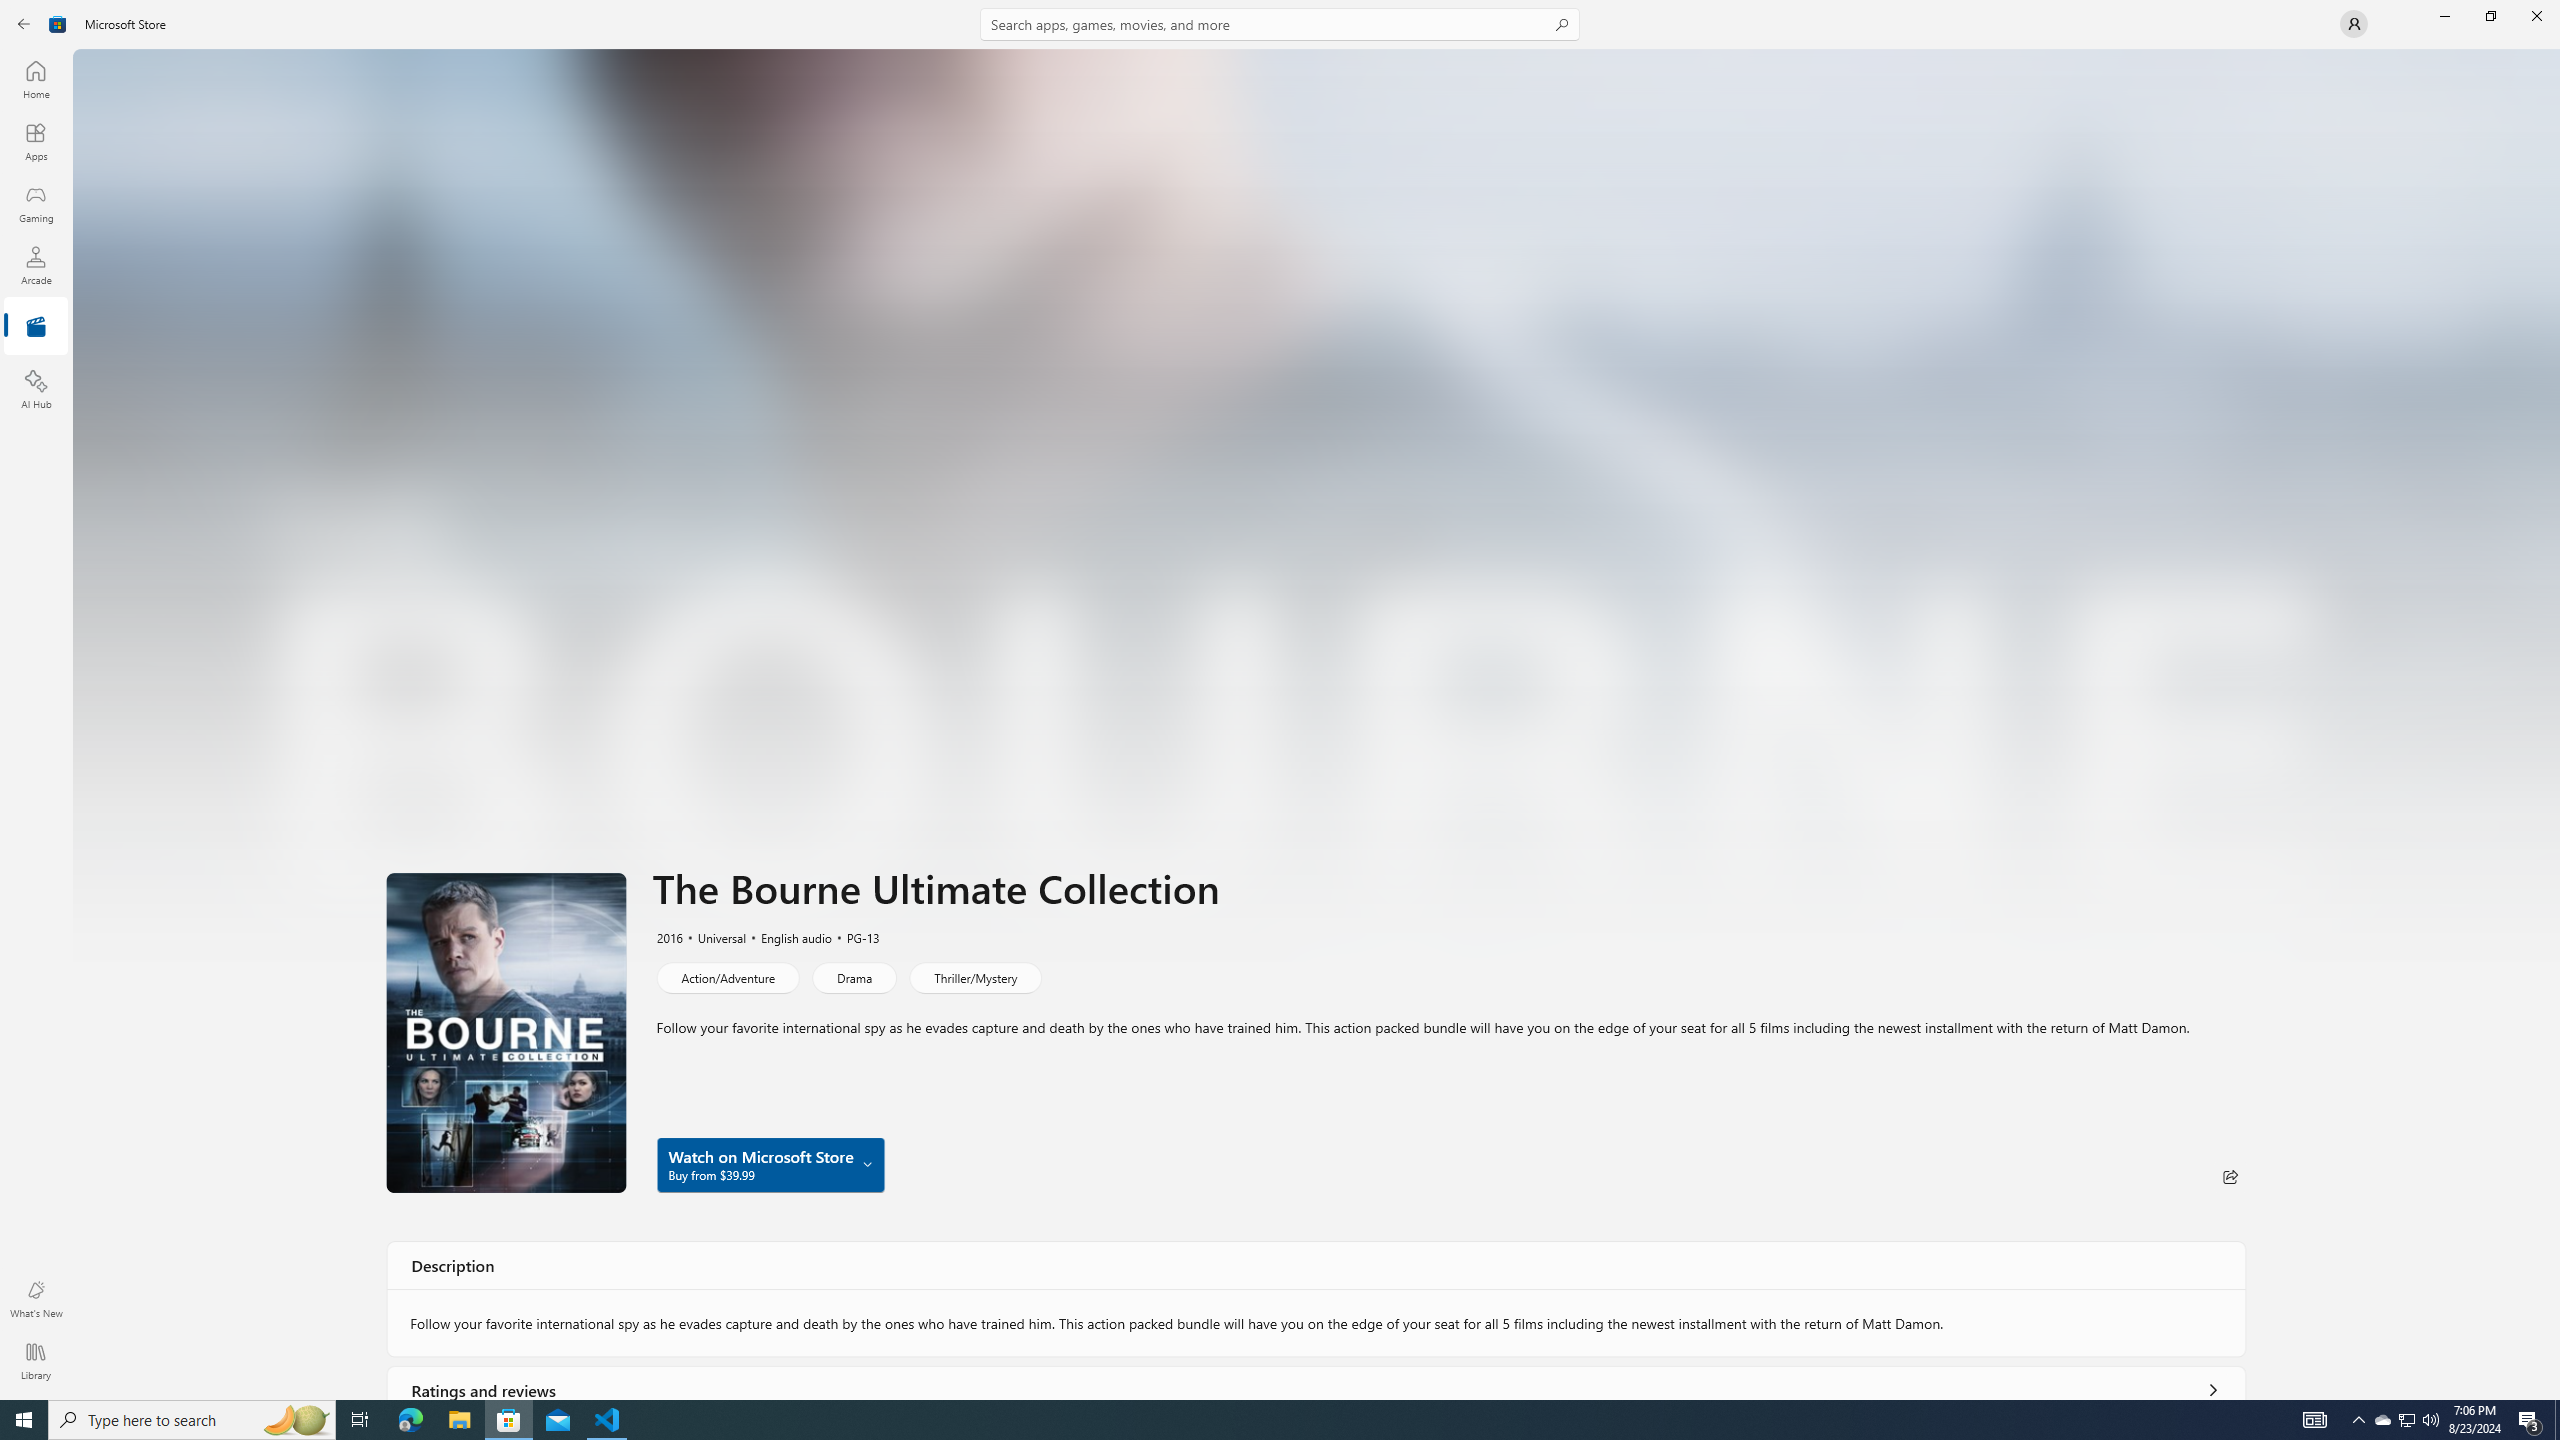 The height and width of the screenshot is (1440, 2560). Describe the element at coordinates (2490, 15) in the screenshot. I see `'Restore Microsoft Store'` at that location.